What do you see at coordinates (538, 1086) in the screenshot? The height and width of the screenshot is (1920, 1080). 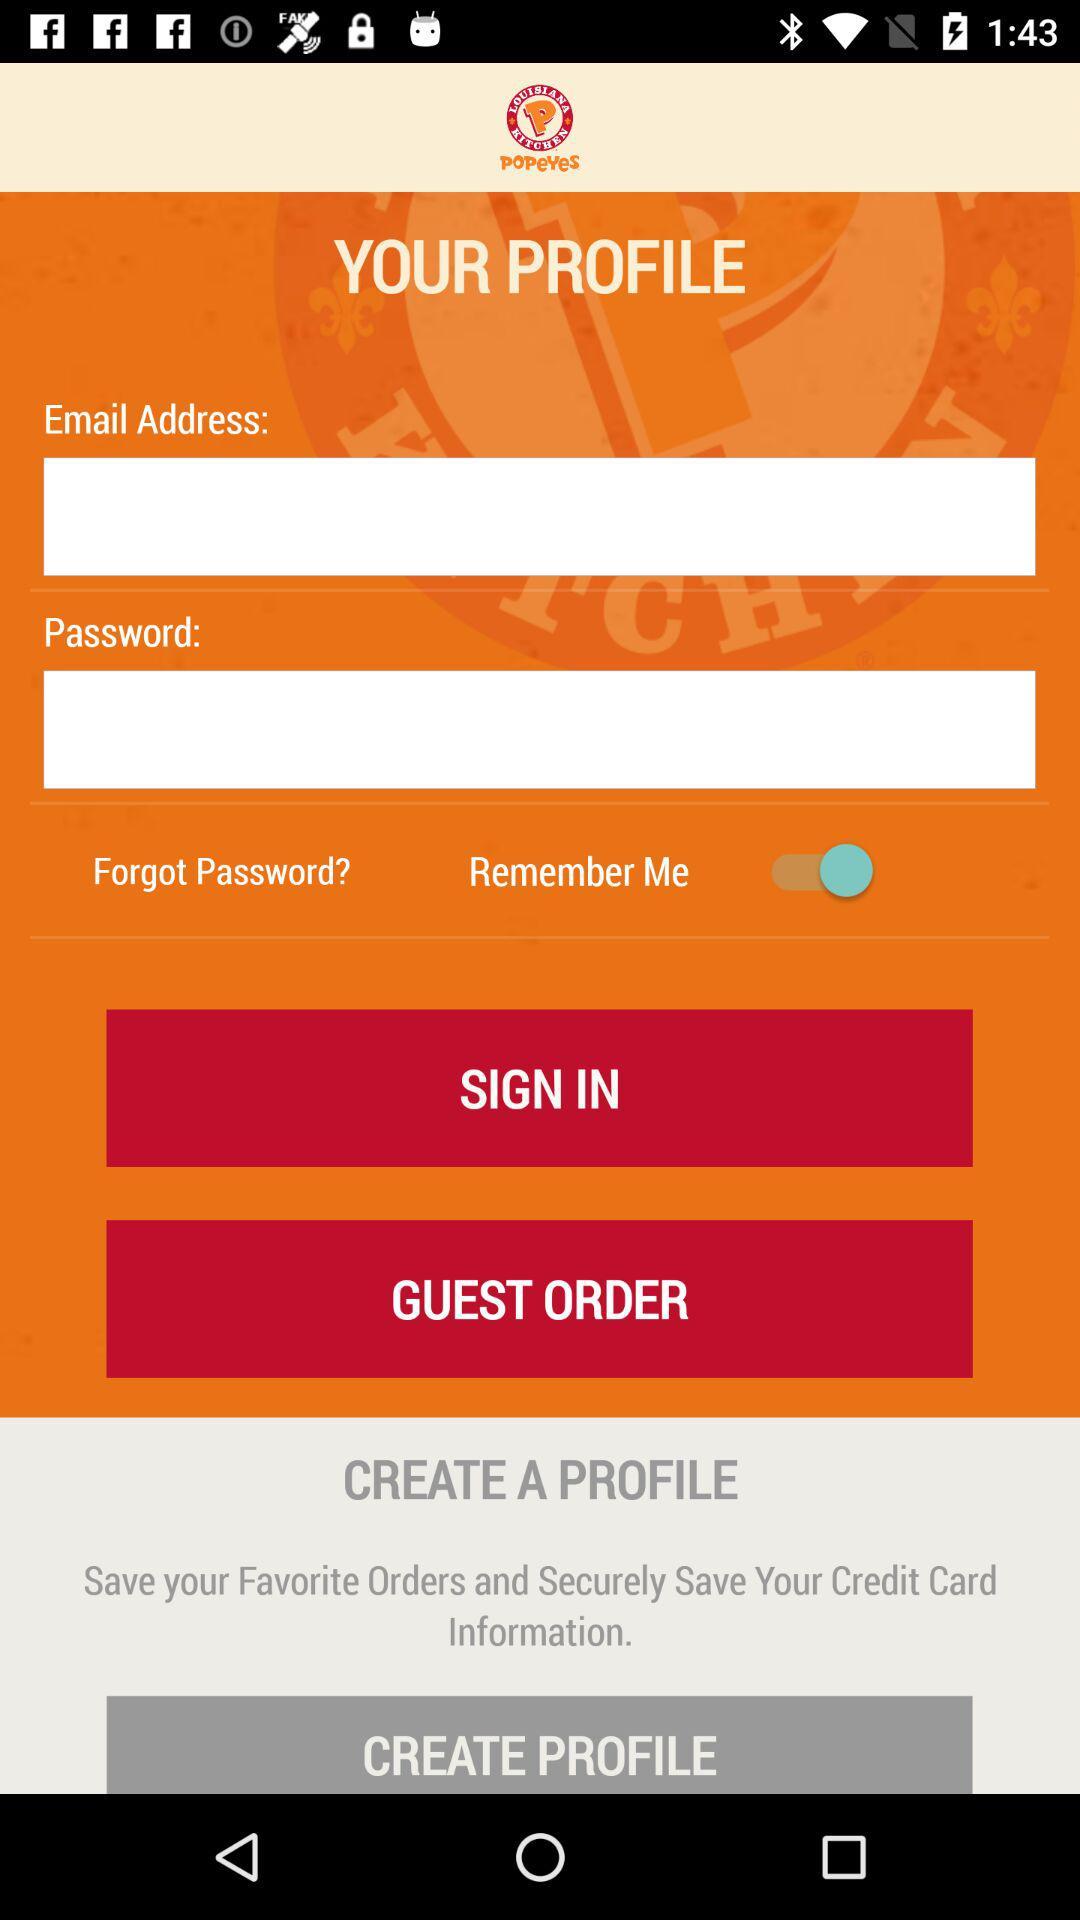 I see `item above the guest order icon` at bounding box center [538, 1086].